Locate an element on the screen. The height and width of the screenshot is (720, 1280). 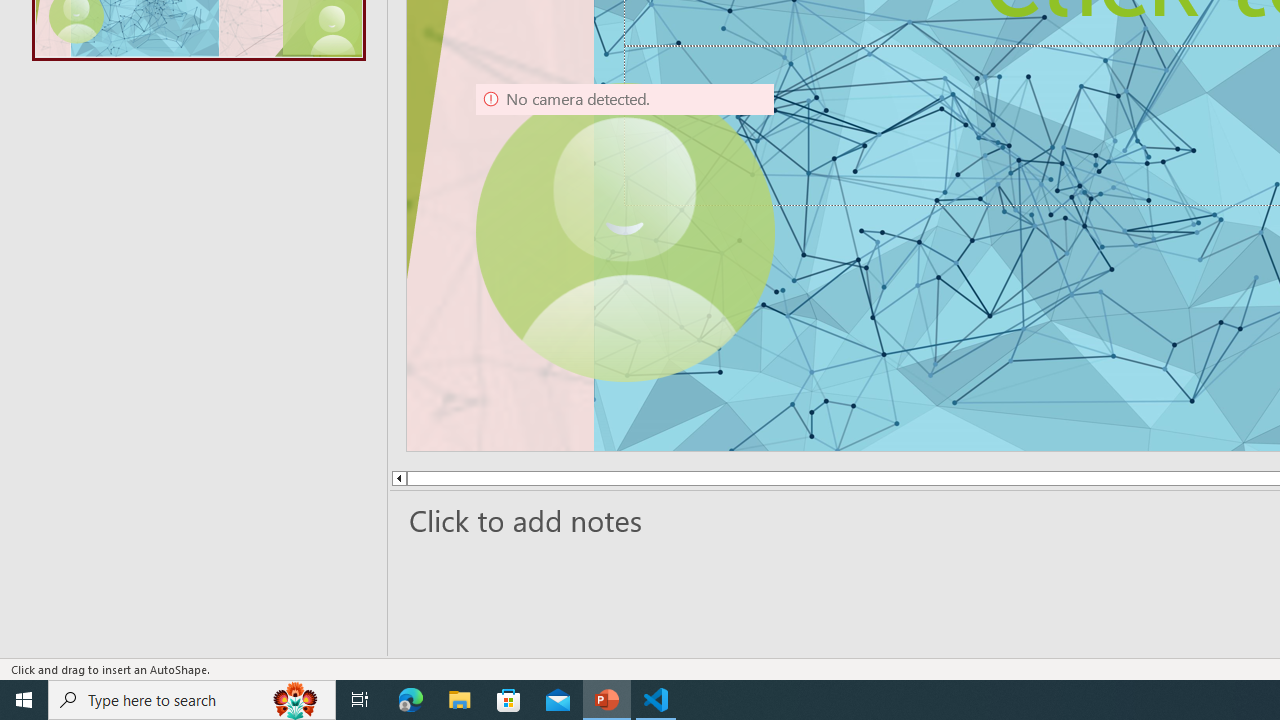
'Camera 9, No camera detected.' is located at coordinates (623, 231).